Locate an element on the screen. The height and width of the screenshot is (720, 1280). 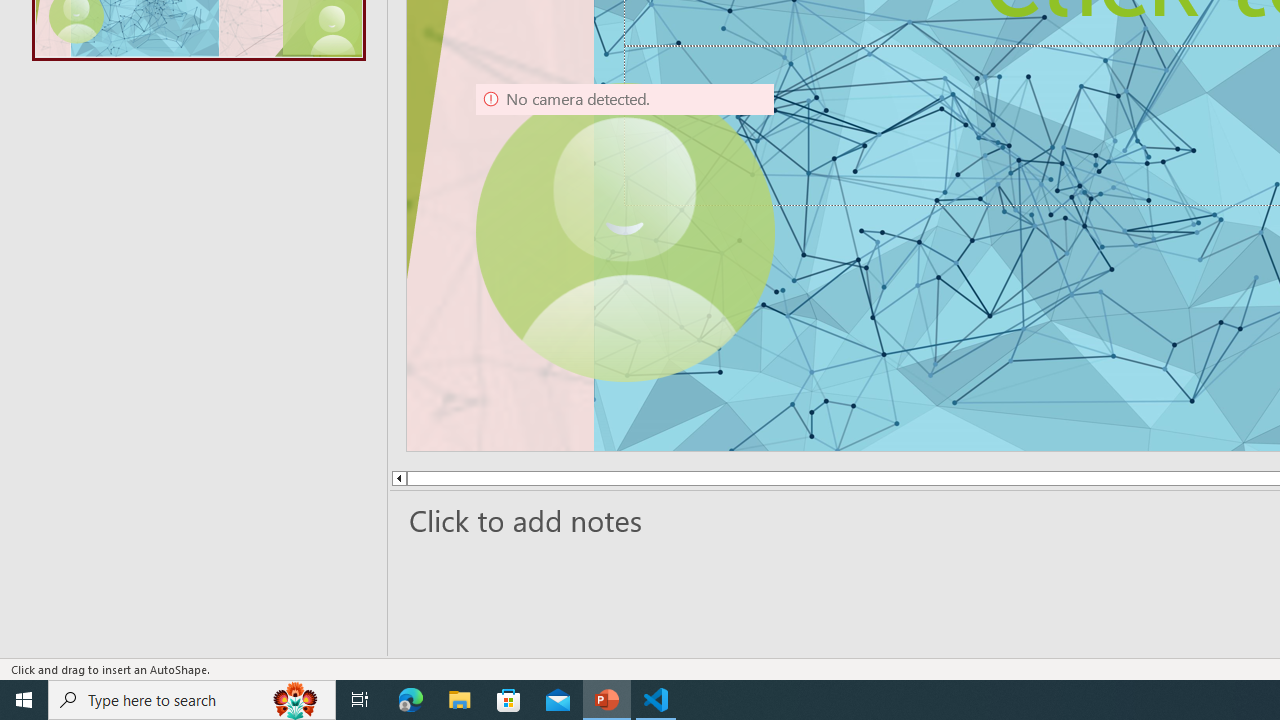
'Camera 9, No camera detected.' is located at coordinates (623, 231).